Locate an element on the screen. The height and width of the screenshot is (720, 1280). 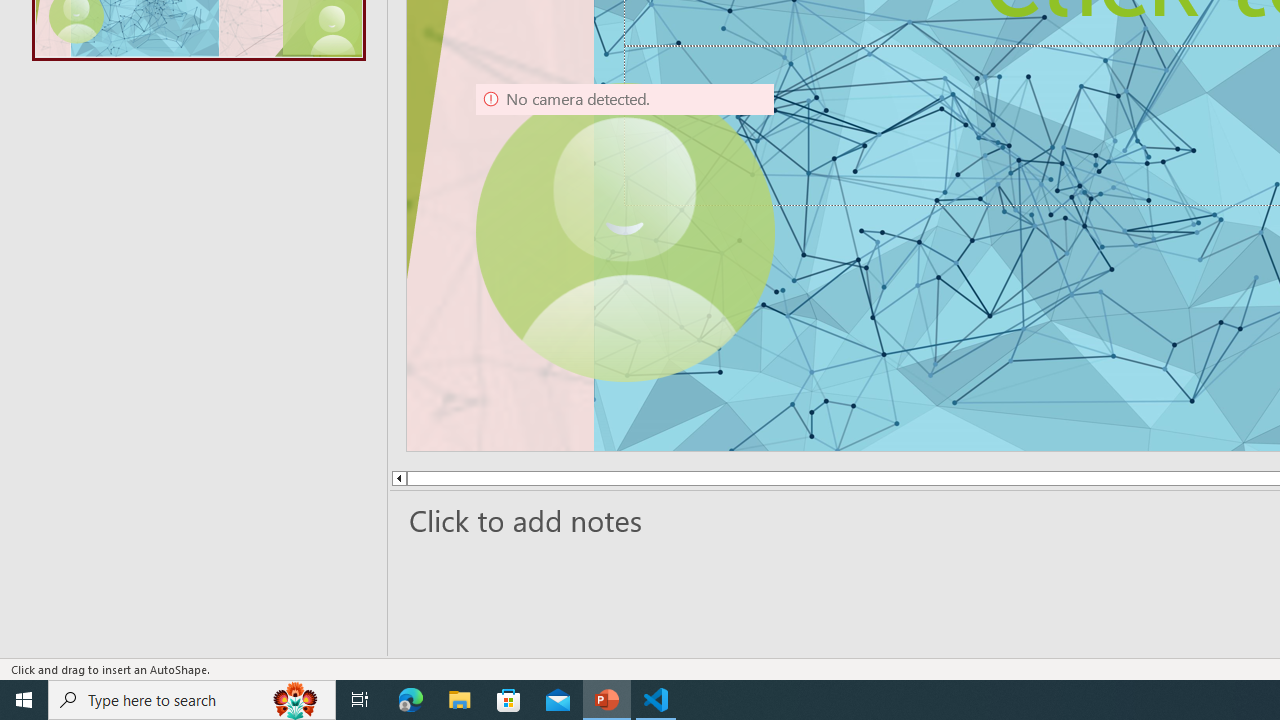
'Camera 9, No camera detected.' is located at coordinates (623, 231).